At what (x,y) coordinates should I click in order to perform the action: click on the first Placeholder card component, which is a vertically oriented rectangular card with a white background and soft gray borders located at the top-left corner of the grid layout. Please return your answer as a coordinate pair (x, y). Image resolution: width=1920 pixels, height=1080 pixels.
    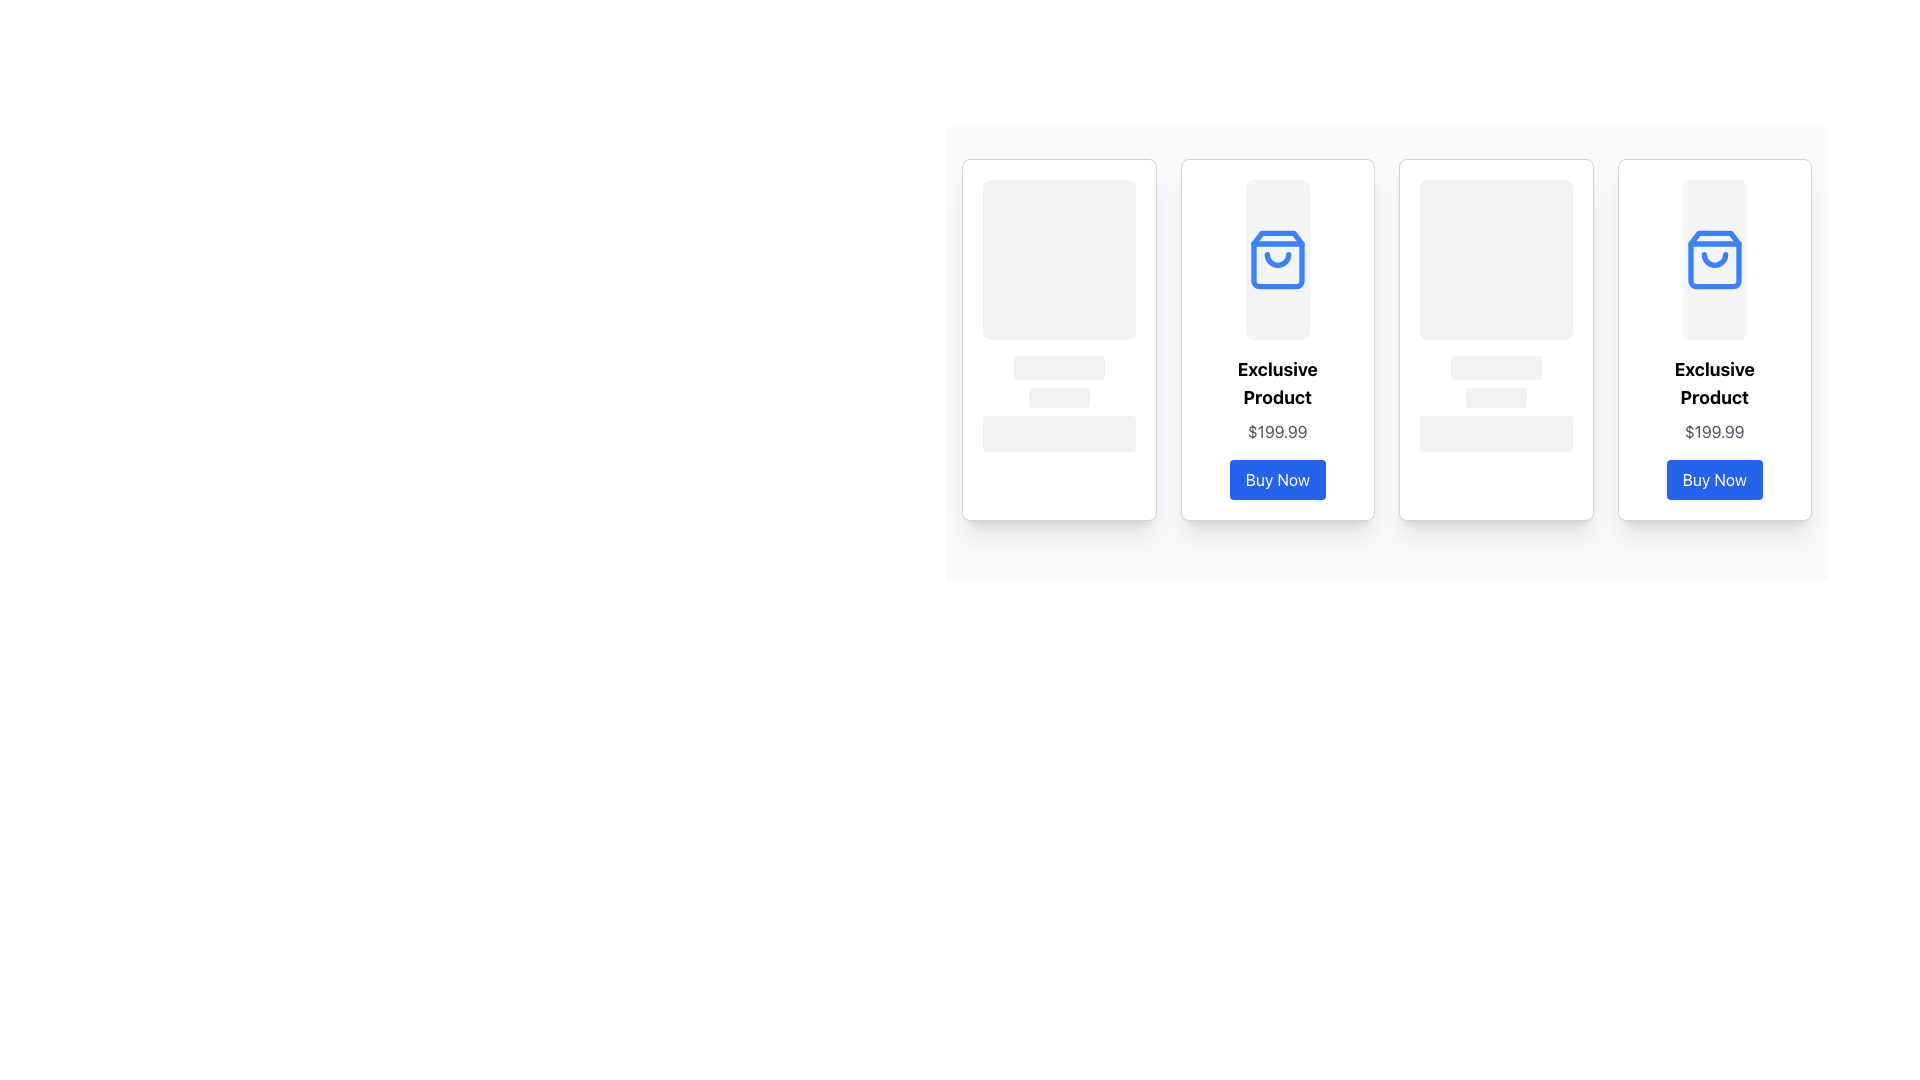
    Looking at the image, I should click on (1058, 338).